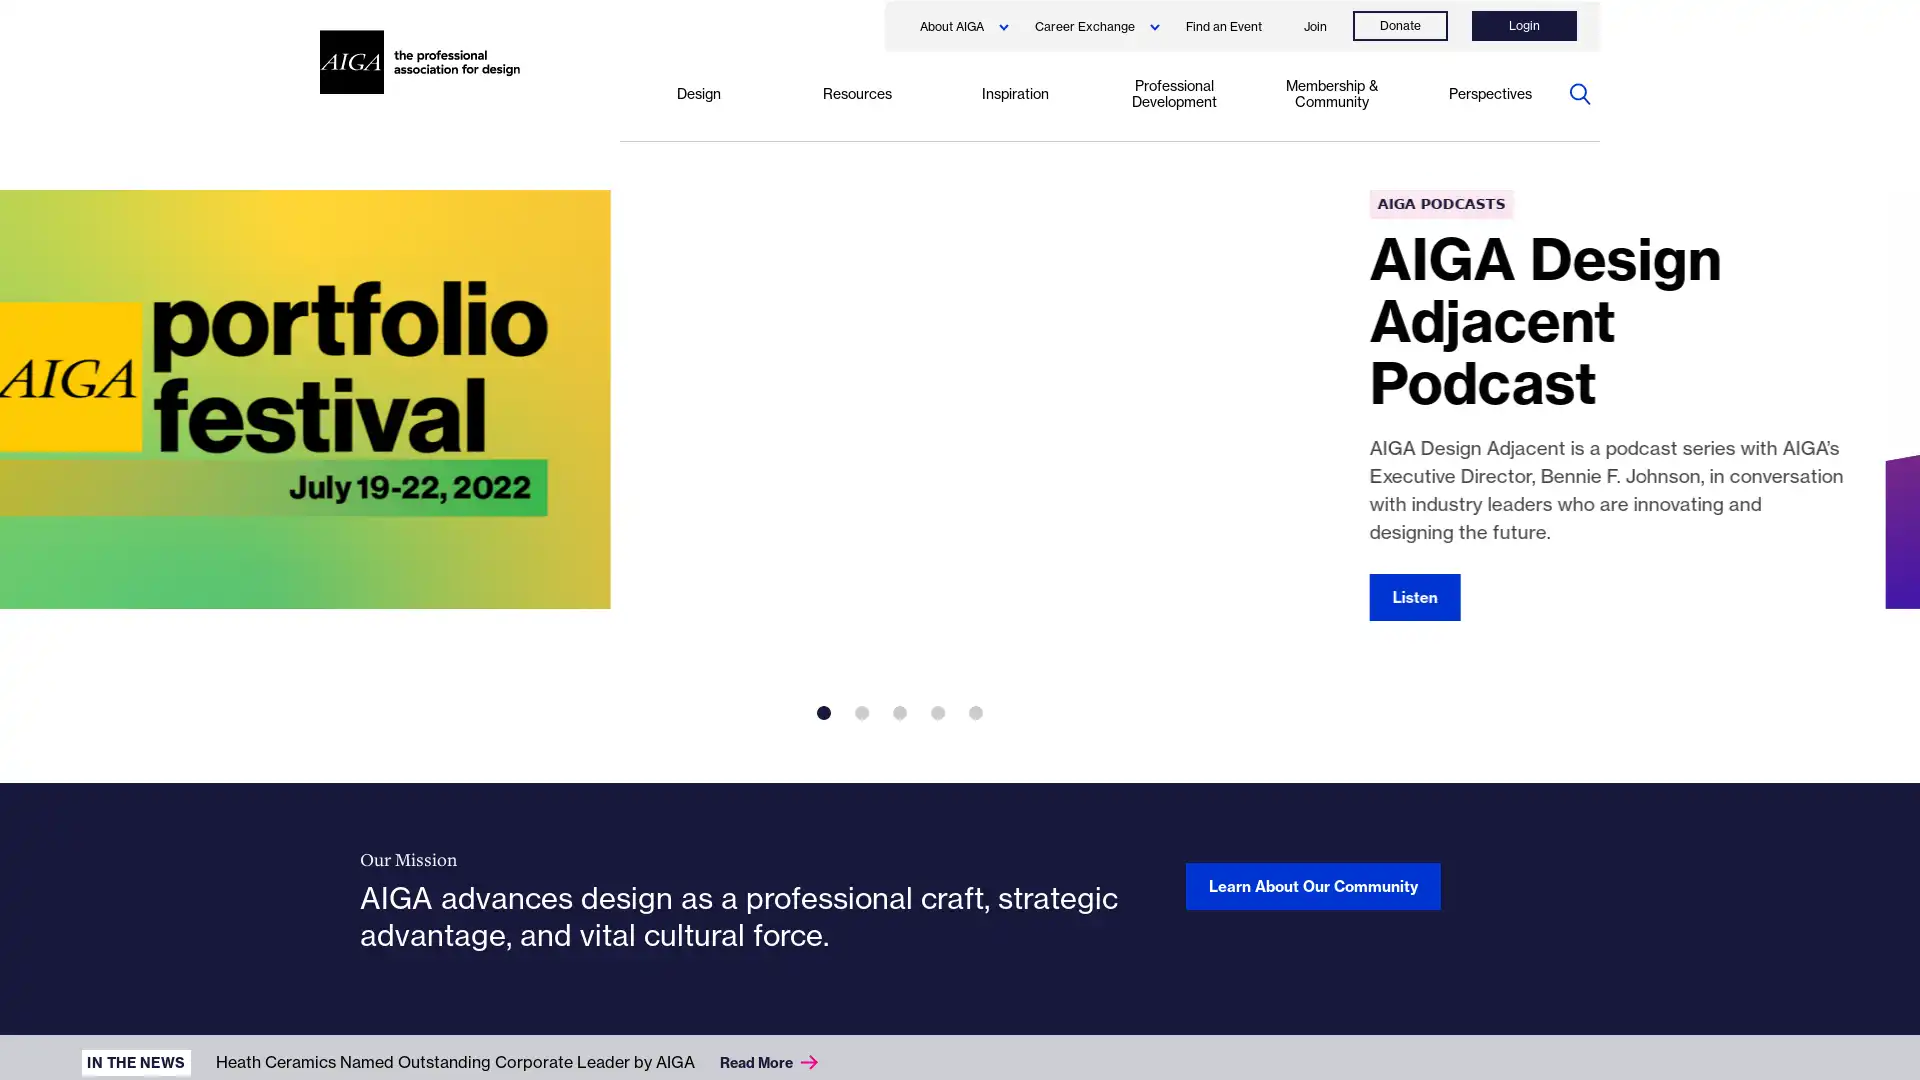  Describe the element at coordinates (899, 712) in the screenshot. I see `3 of 5` at that location.